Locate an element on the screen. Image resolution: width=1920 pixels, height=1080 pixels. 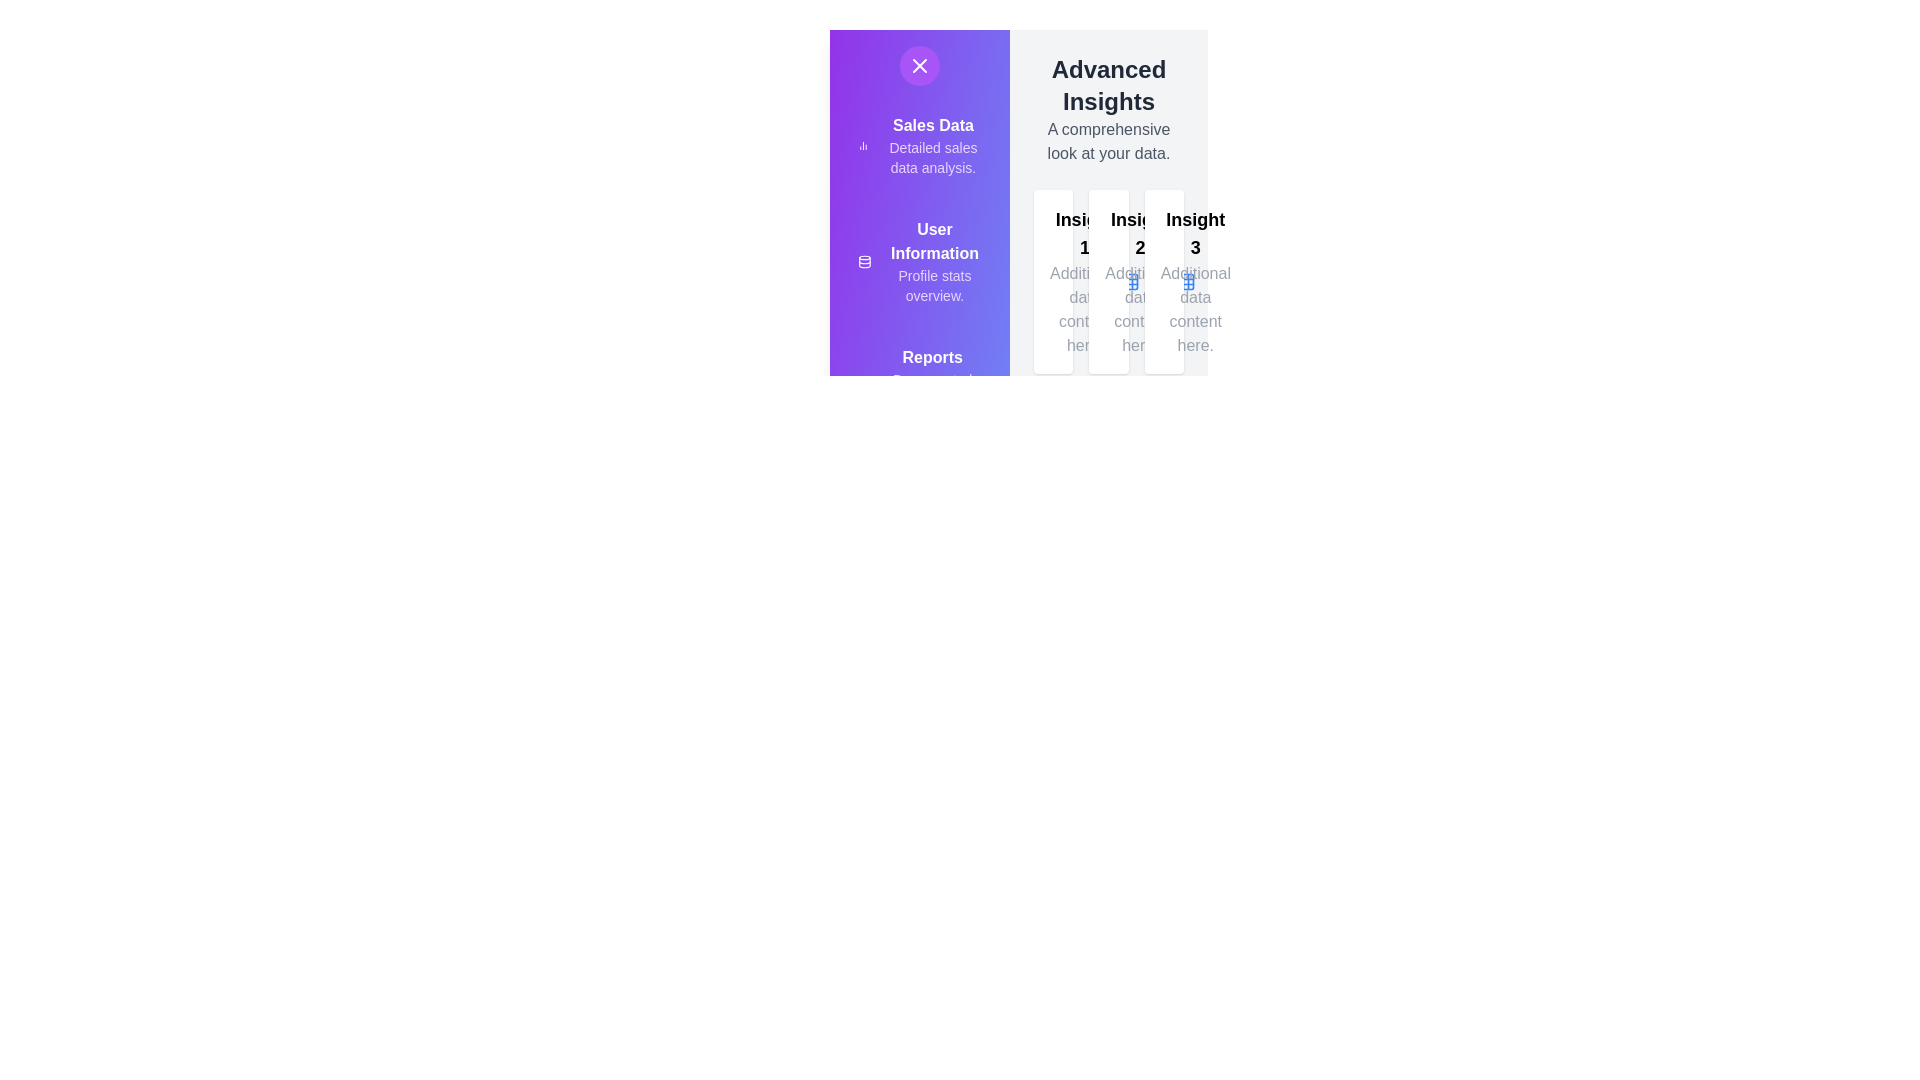
the menu item labeled 'Sales Data' to view its details is located at coordinates (919, 145).